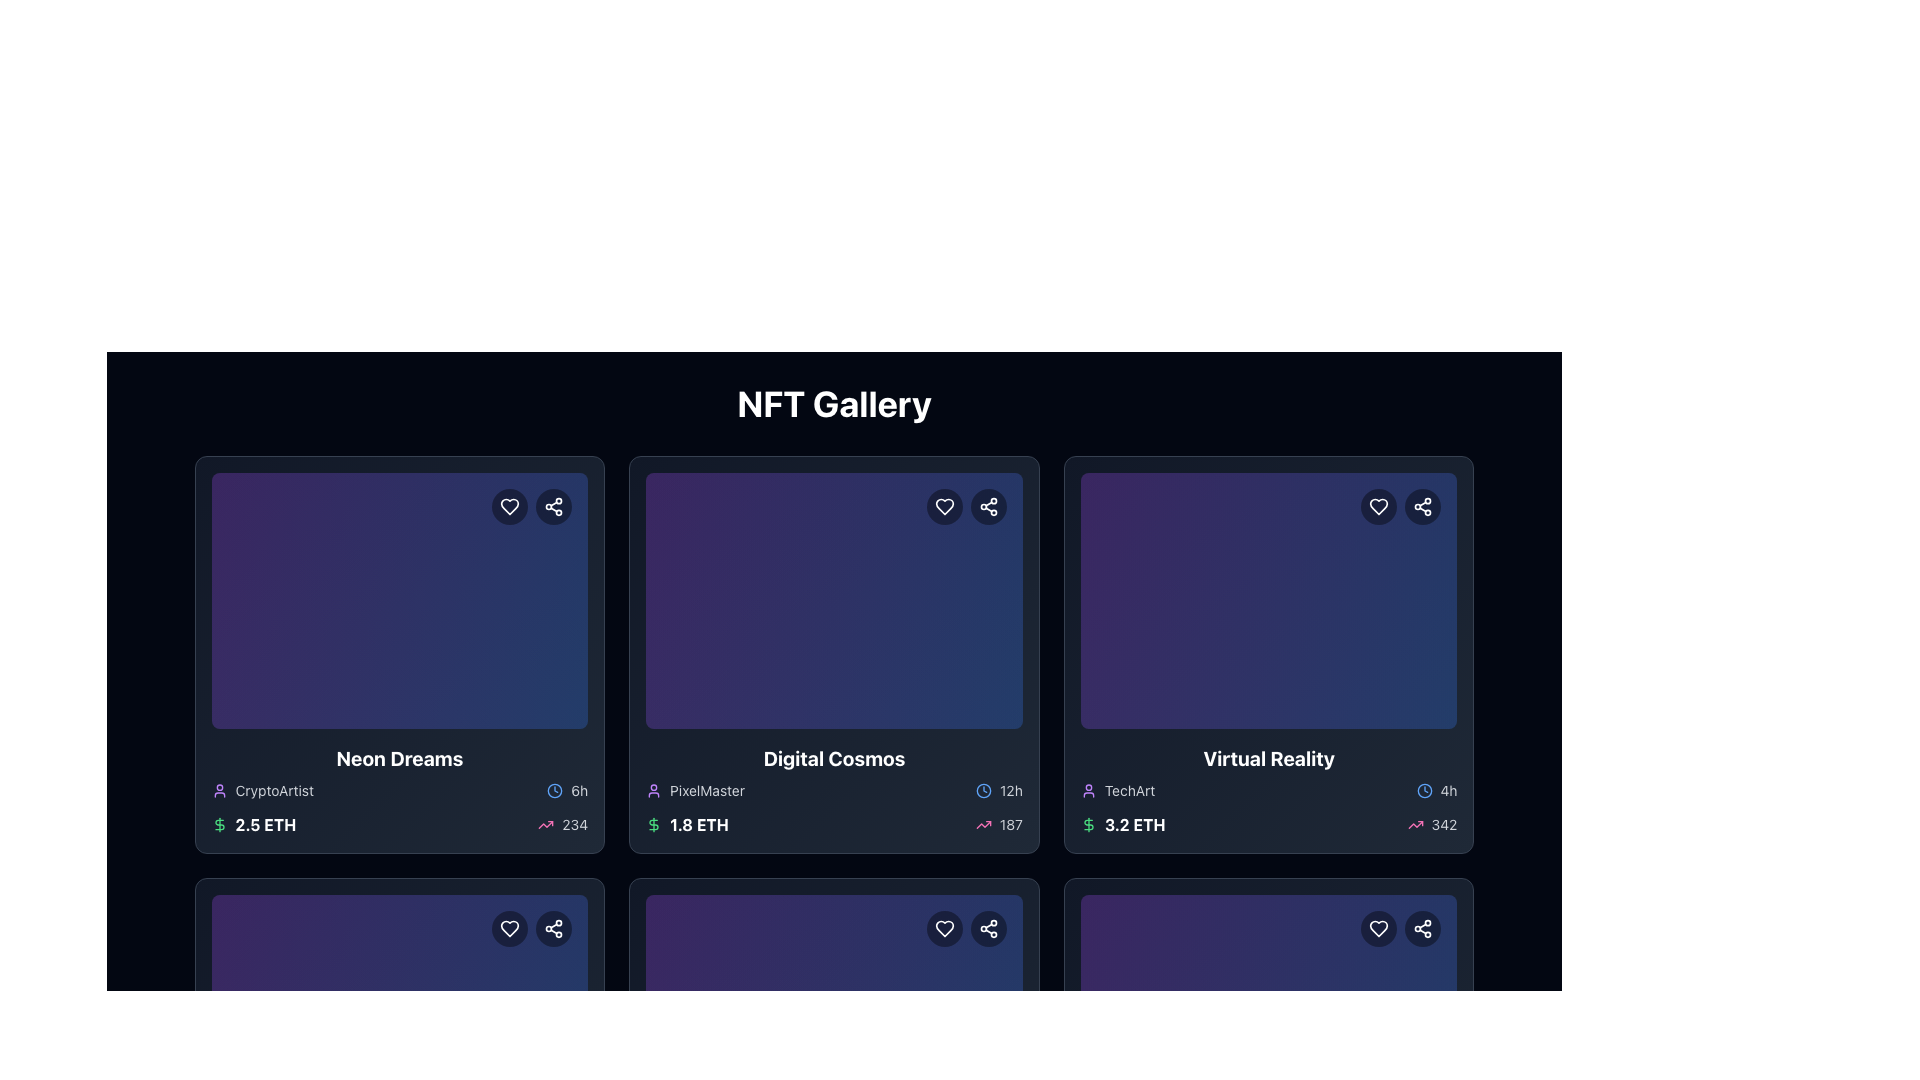  Describe the element at coordinates (1135, 825) in the screenshot. I see `value displayed in the text element showing the price in 'ETH' cryptocurrency, located beneath the 'Virtual Reality' title as the last of four elements in a horizontal layout` at that location.